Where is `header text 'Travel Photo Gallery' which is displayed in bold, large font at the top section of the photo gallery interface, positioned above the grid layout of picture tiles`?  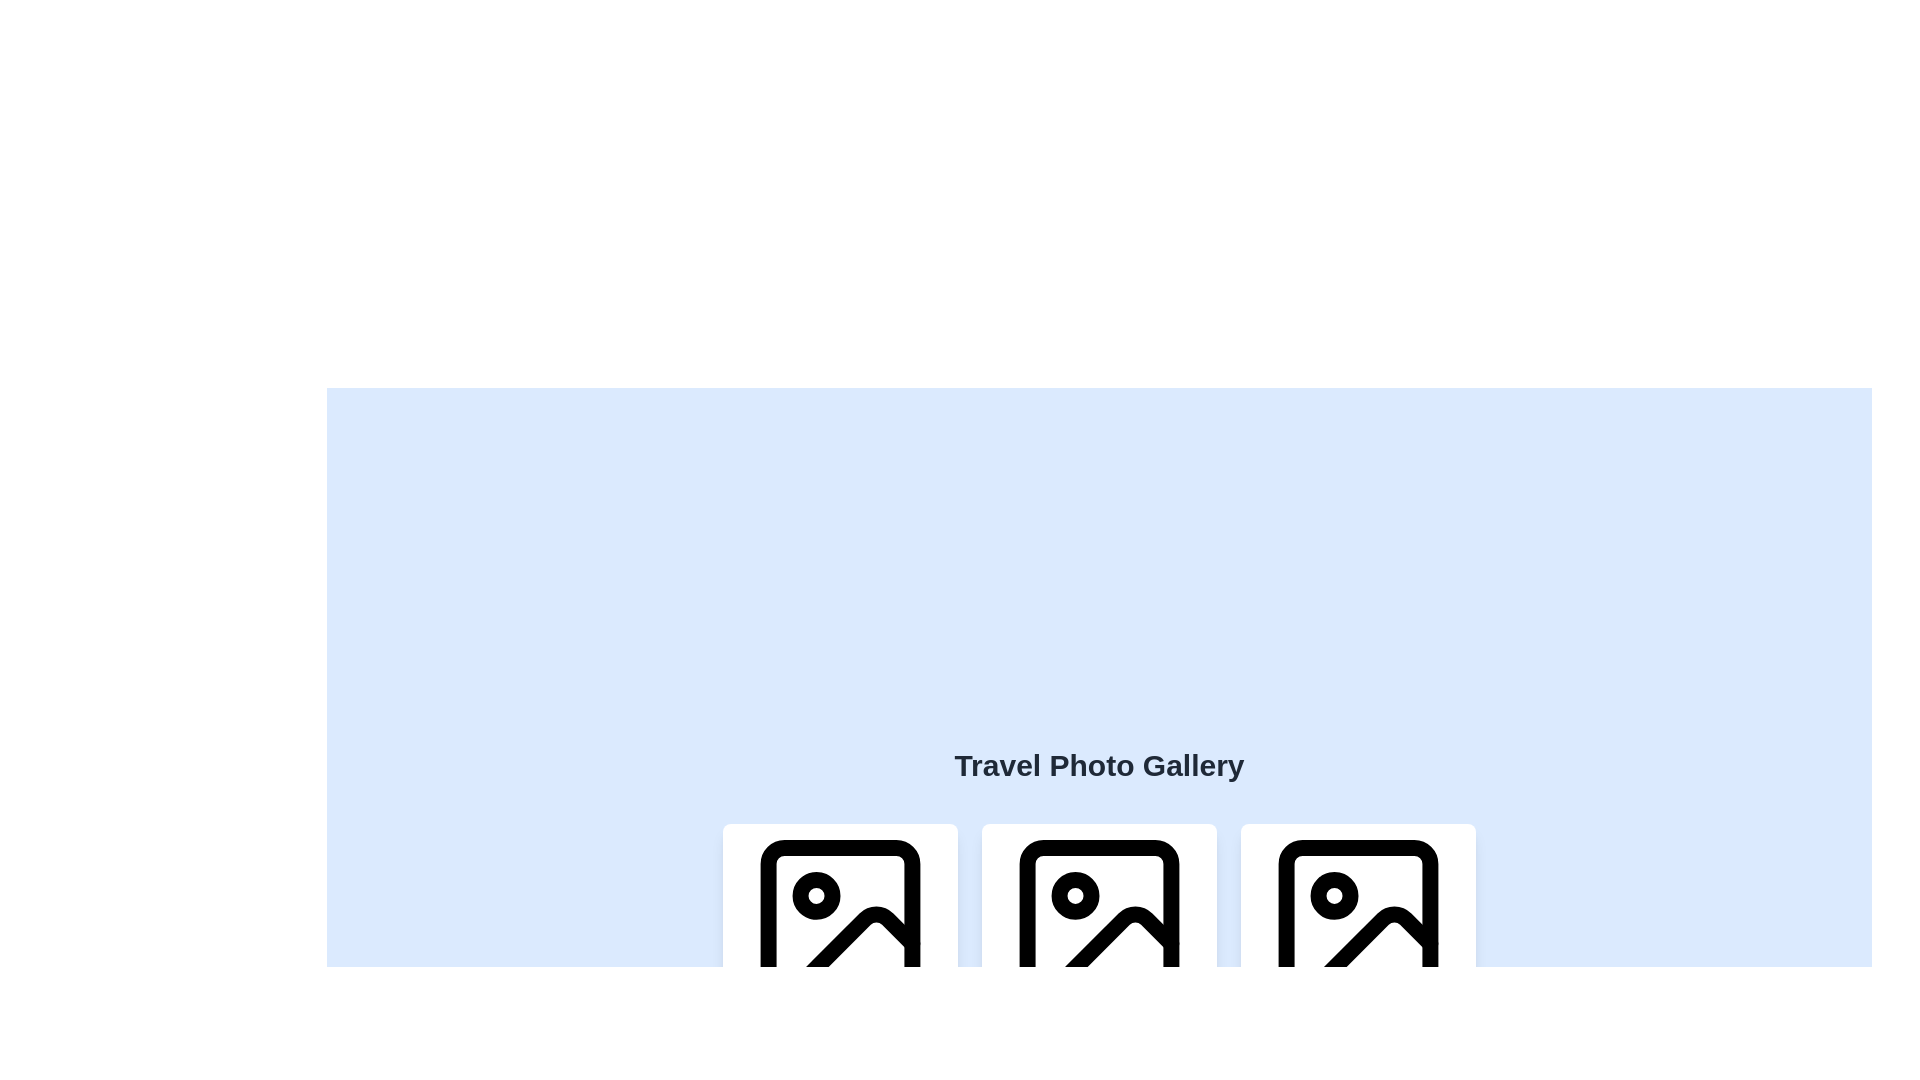 header text 'Travel Photo Gallery' which is displayed in bold, large font at the top section of the photo gallery interface, positioned above the grid layout of picture tiles is located at coordinates (1098, 765).